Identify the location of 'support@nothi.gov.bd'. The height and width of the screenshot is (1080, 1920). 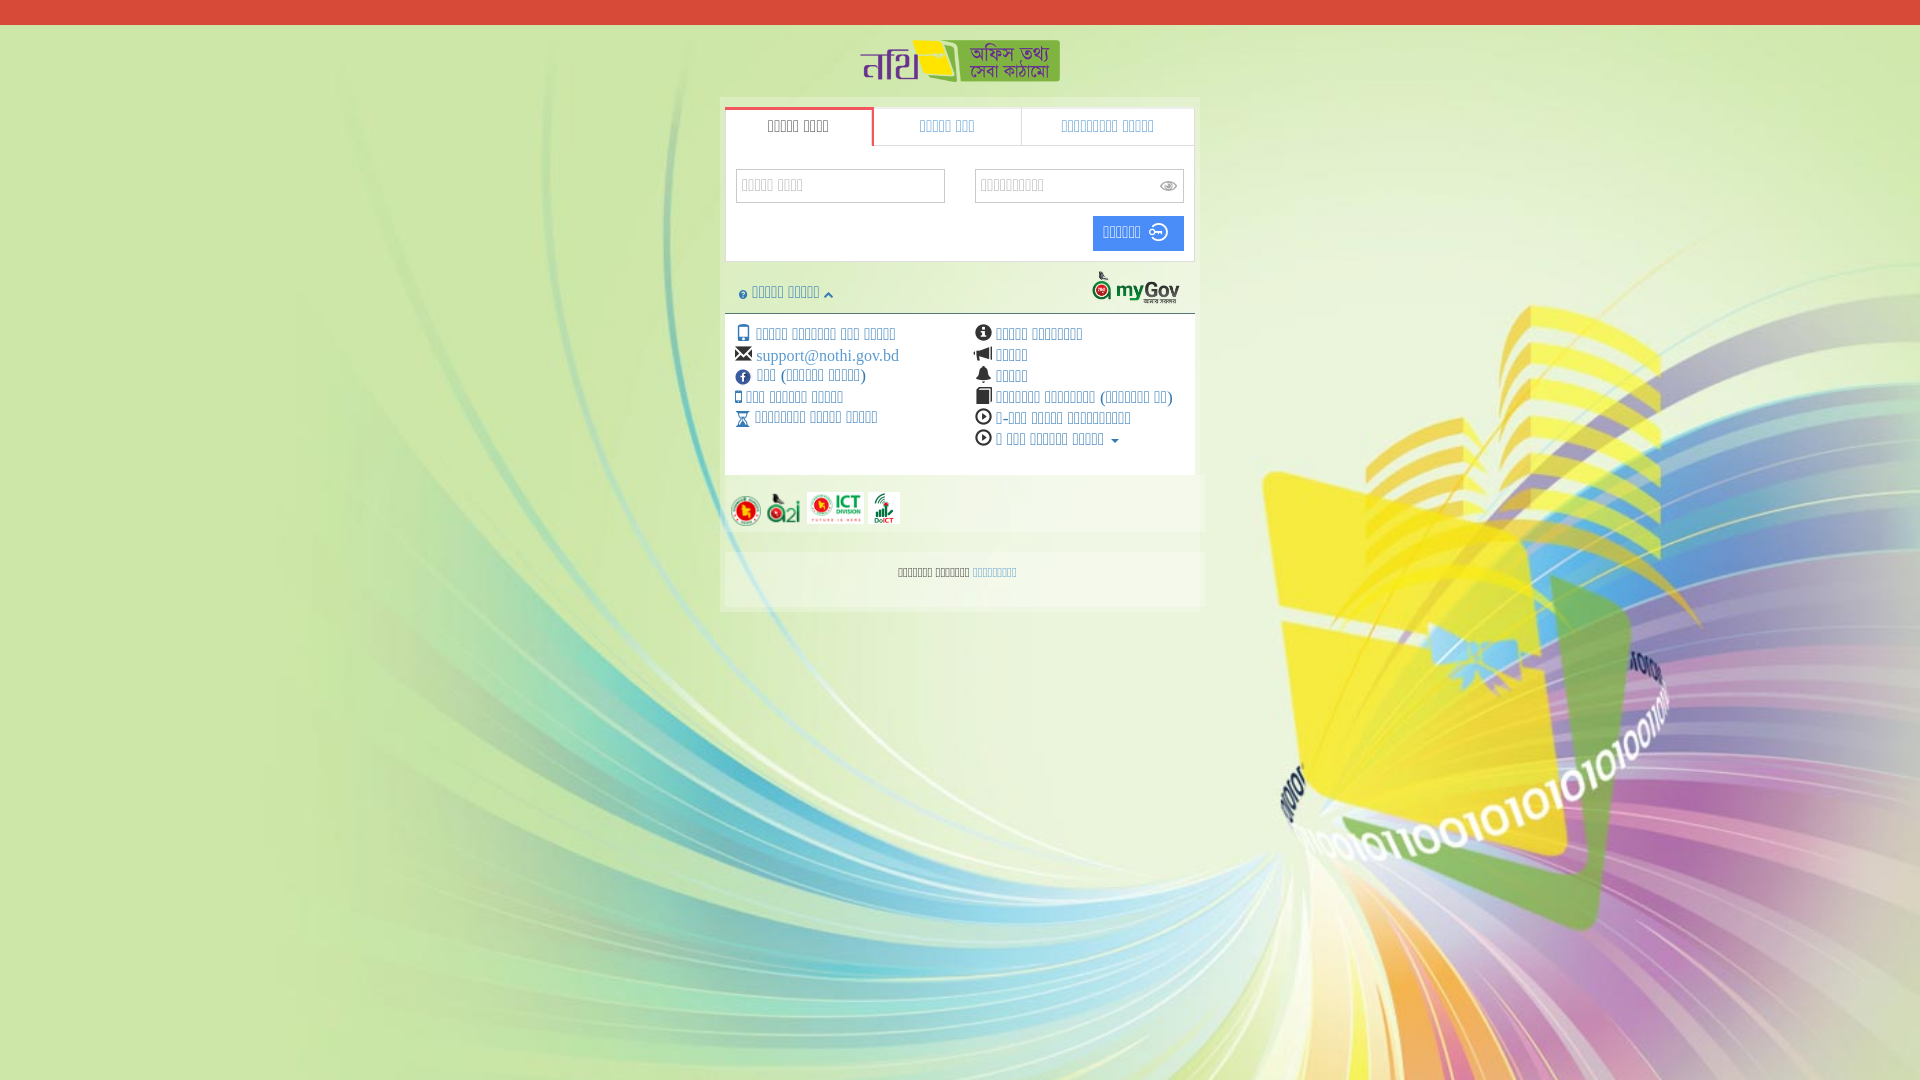
(827, 354).